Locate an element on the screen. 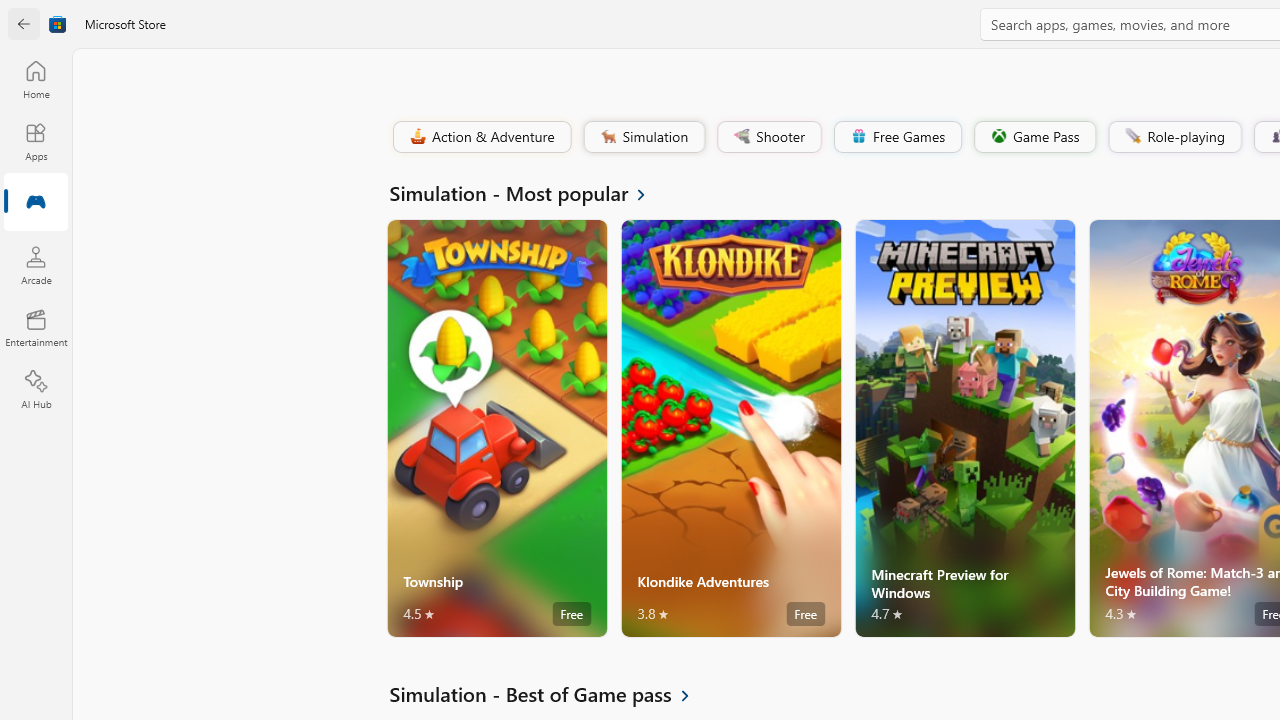 This screenshot has height=720, width=1280. 'See all  Simulation - Most popular' is located at coordinates (529, 192).